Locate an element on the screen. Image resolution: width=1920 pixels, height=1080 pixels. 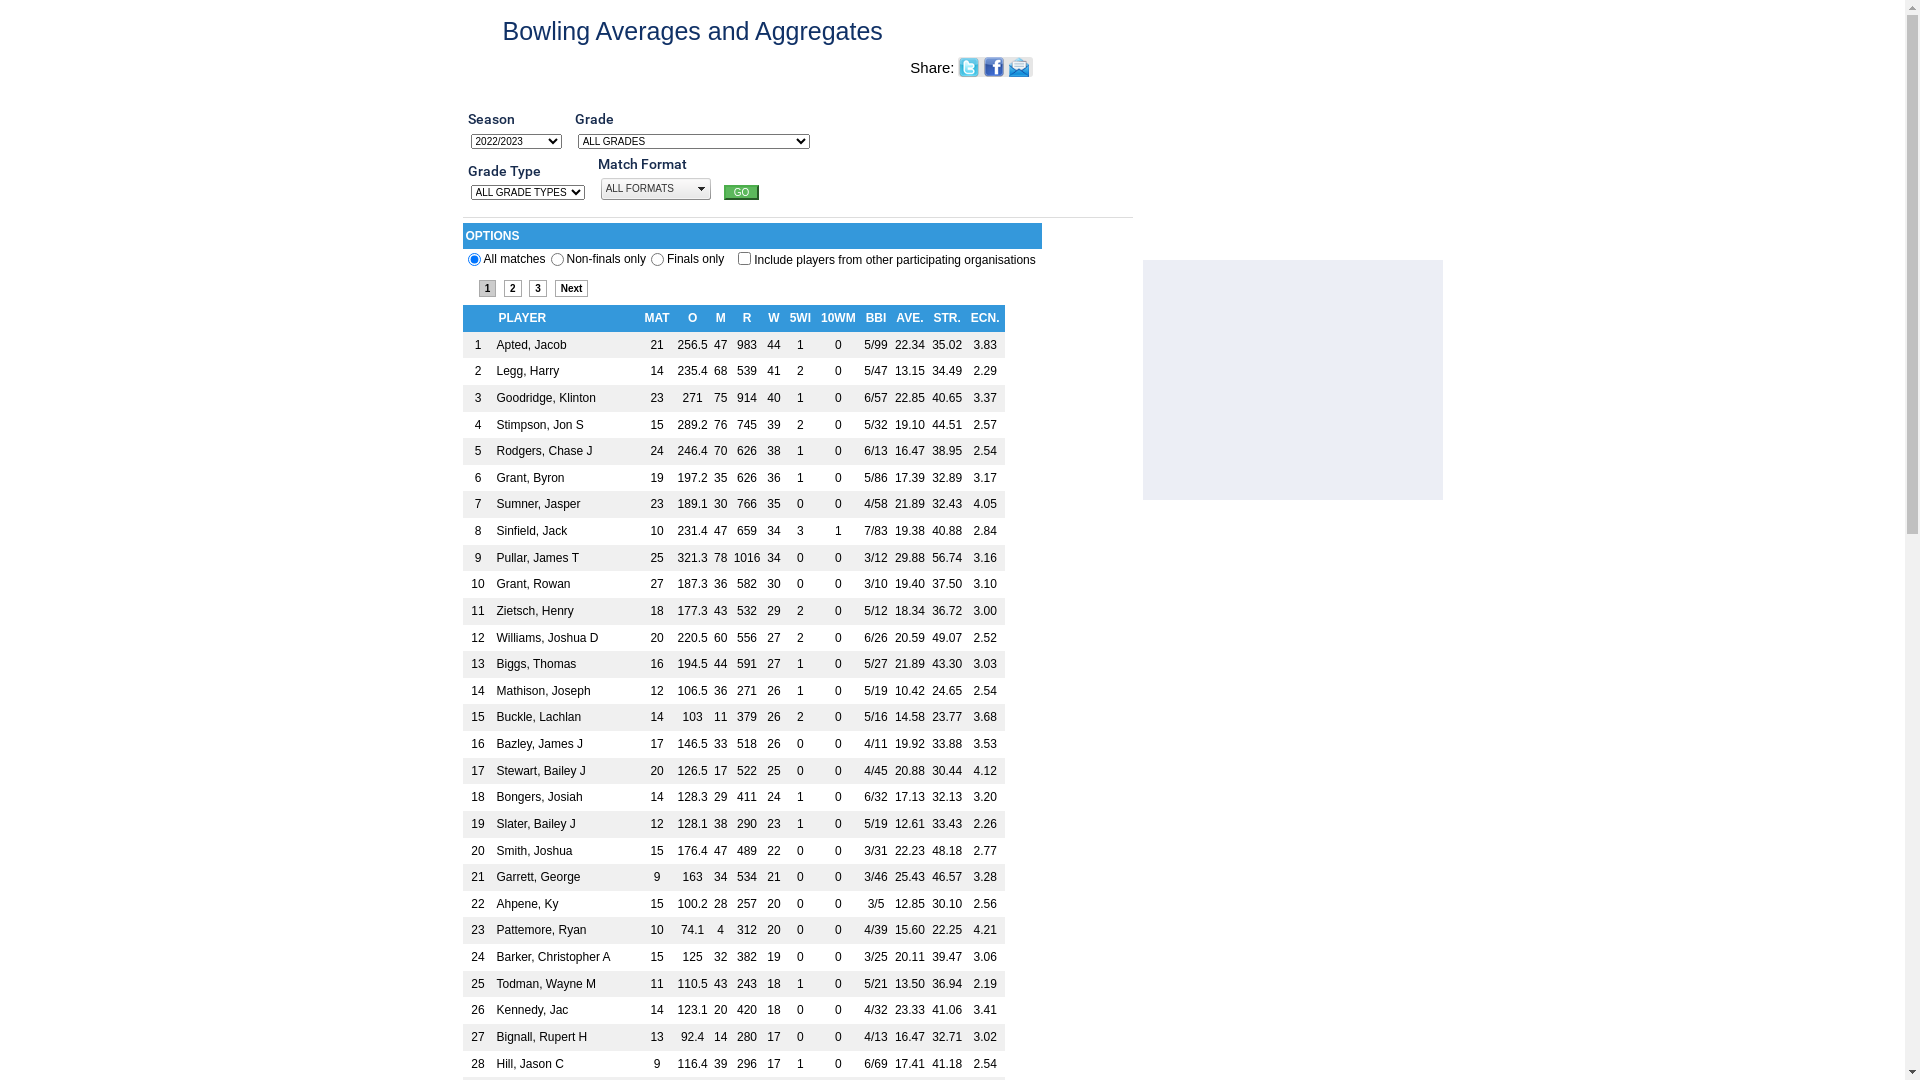
'26 Kennedy, Jac 14 123.1 20 420 18 0 0 4/32 23.33 41.06 3.41' is located at coordinates (732, 1010).